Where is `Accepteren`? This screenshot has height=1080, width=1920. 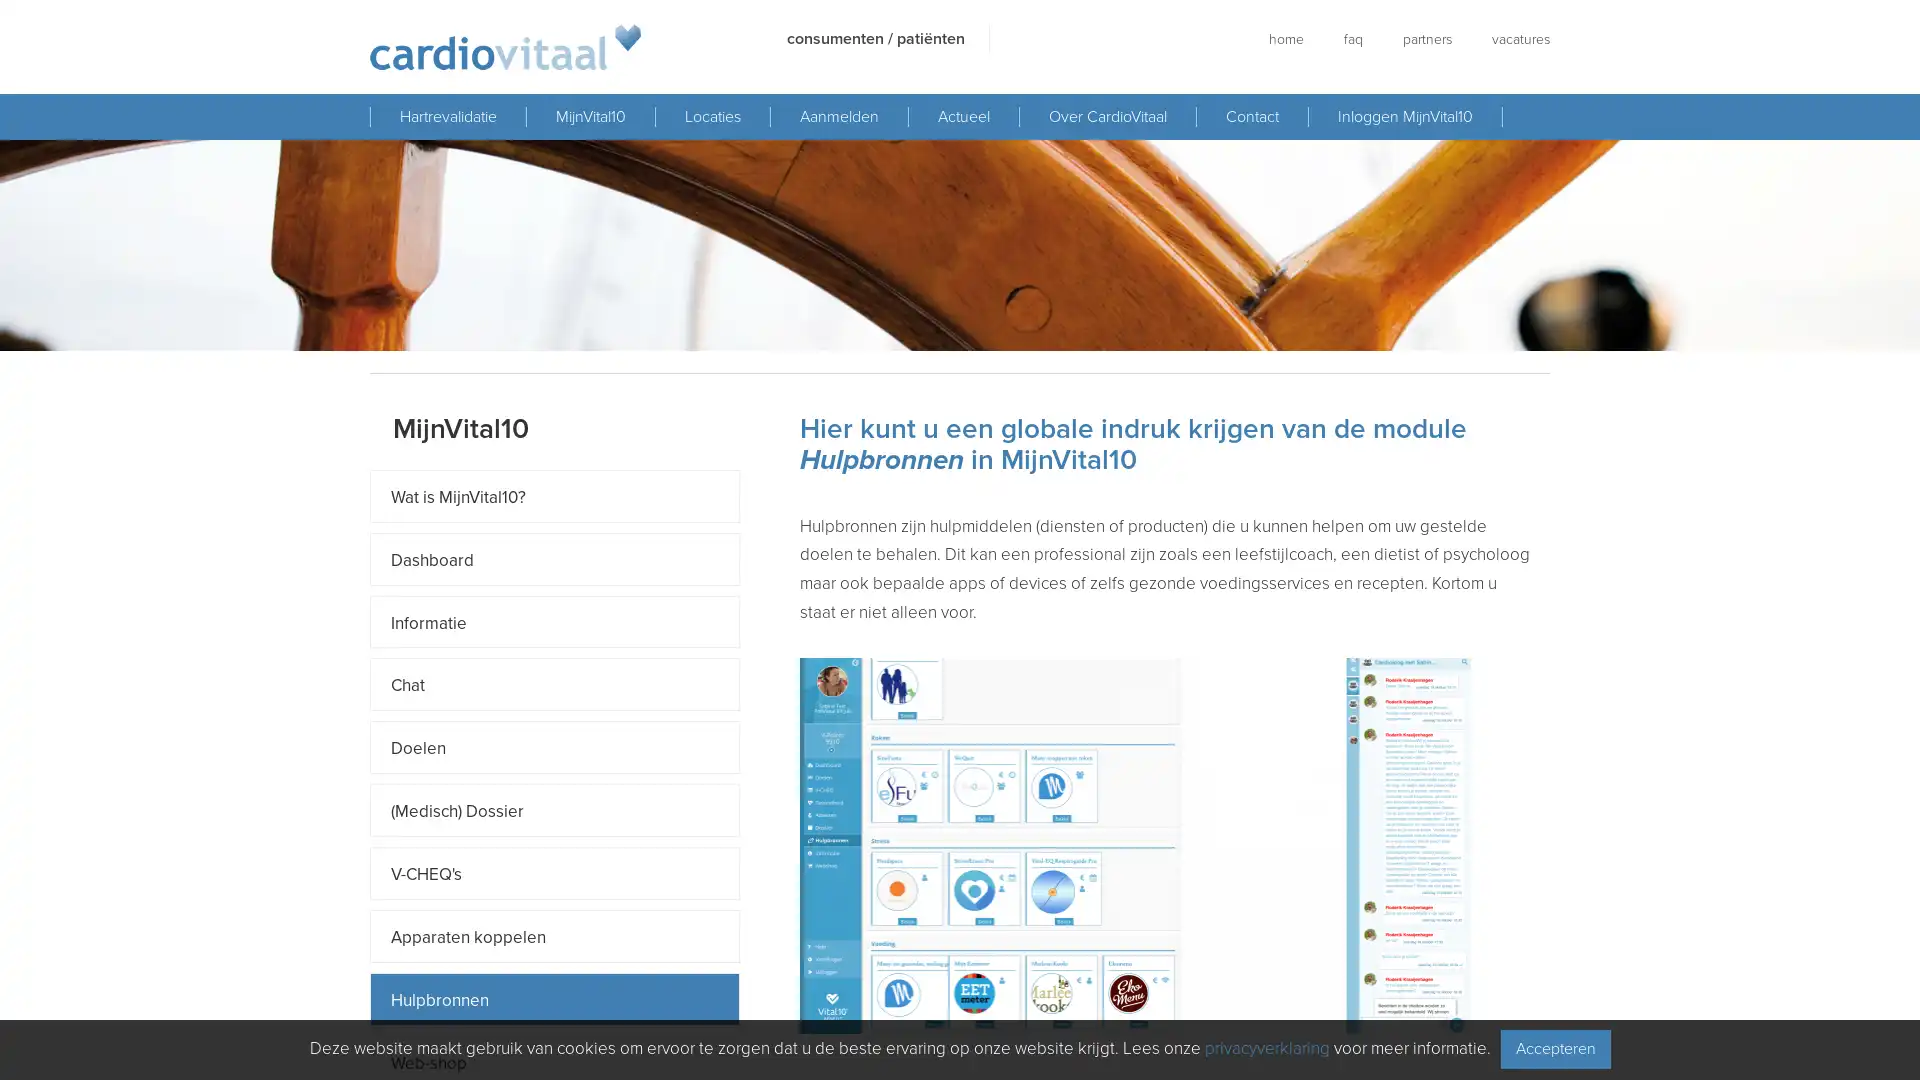 Accepteren is located at coordinates (1554, 1048).